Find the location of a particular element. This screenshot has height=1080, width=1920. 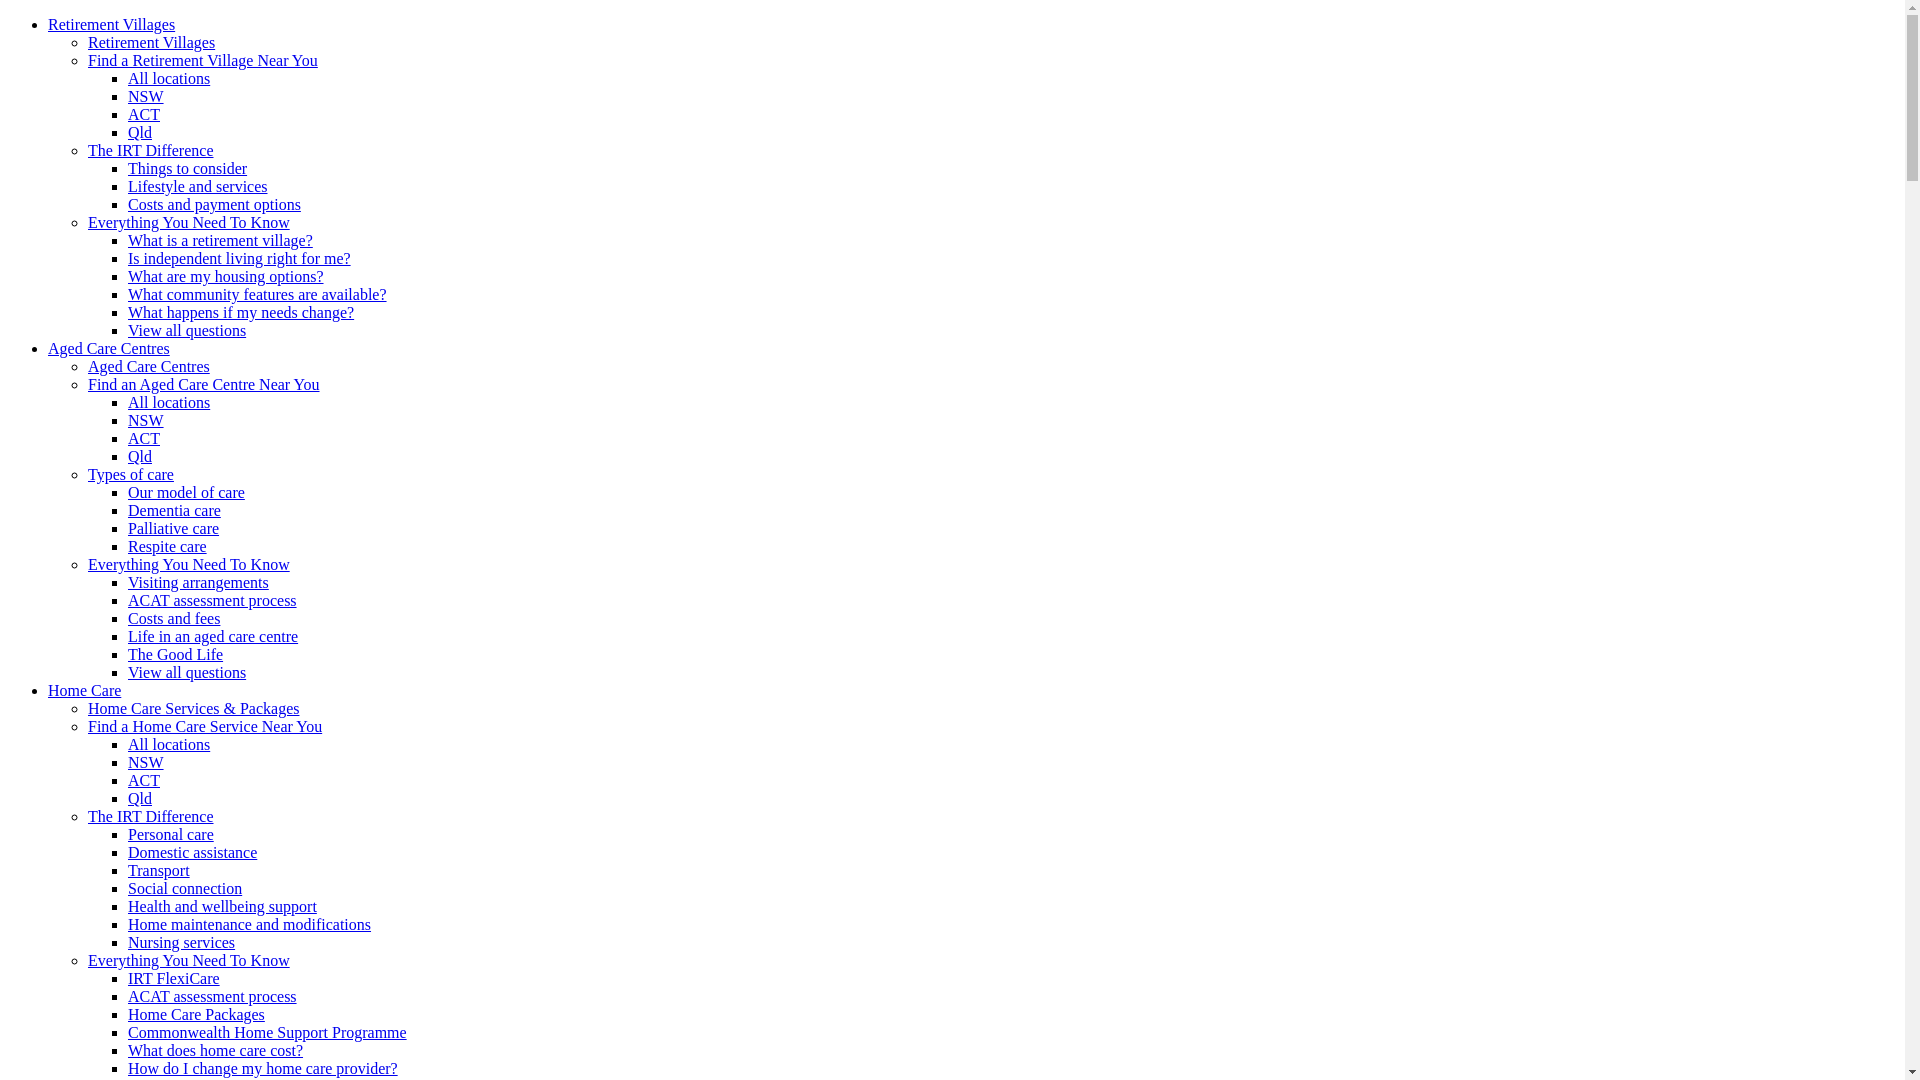

'Personal care' is located at coordinates (127, 834).